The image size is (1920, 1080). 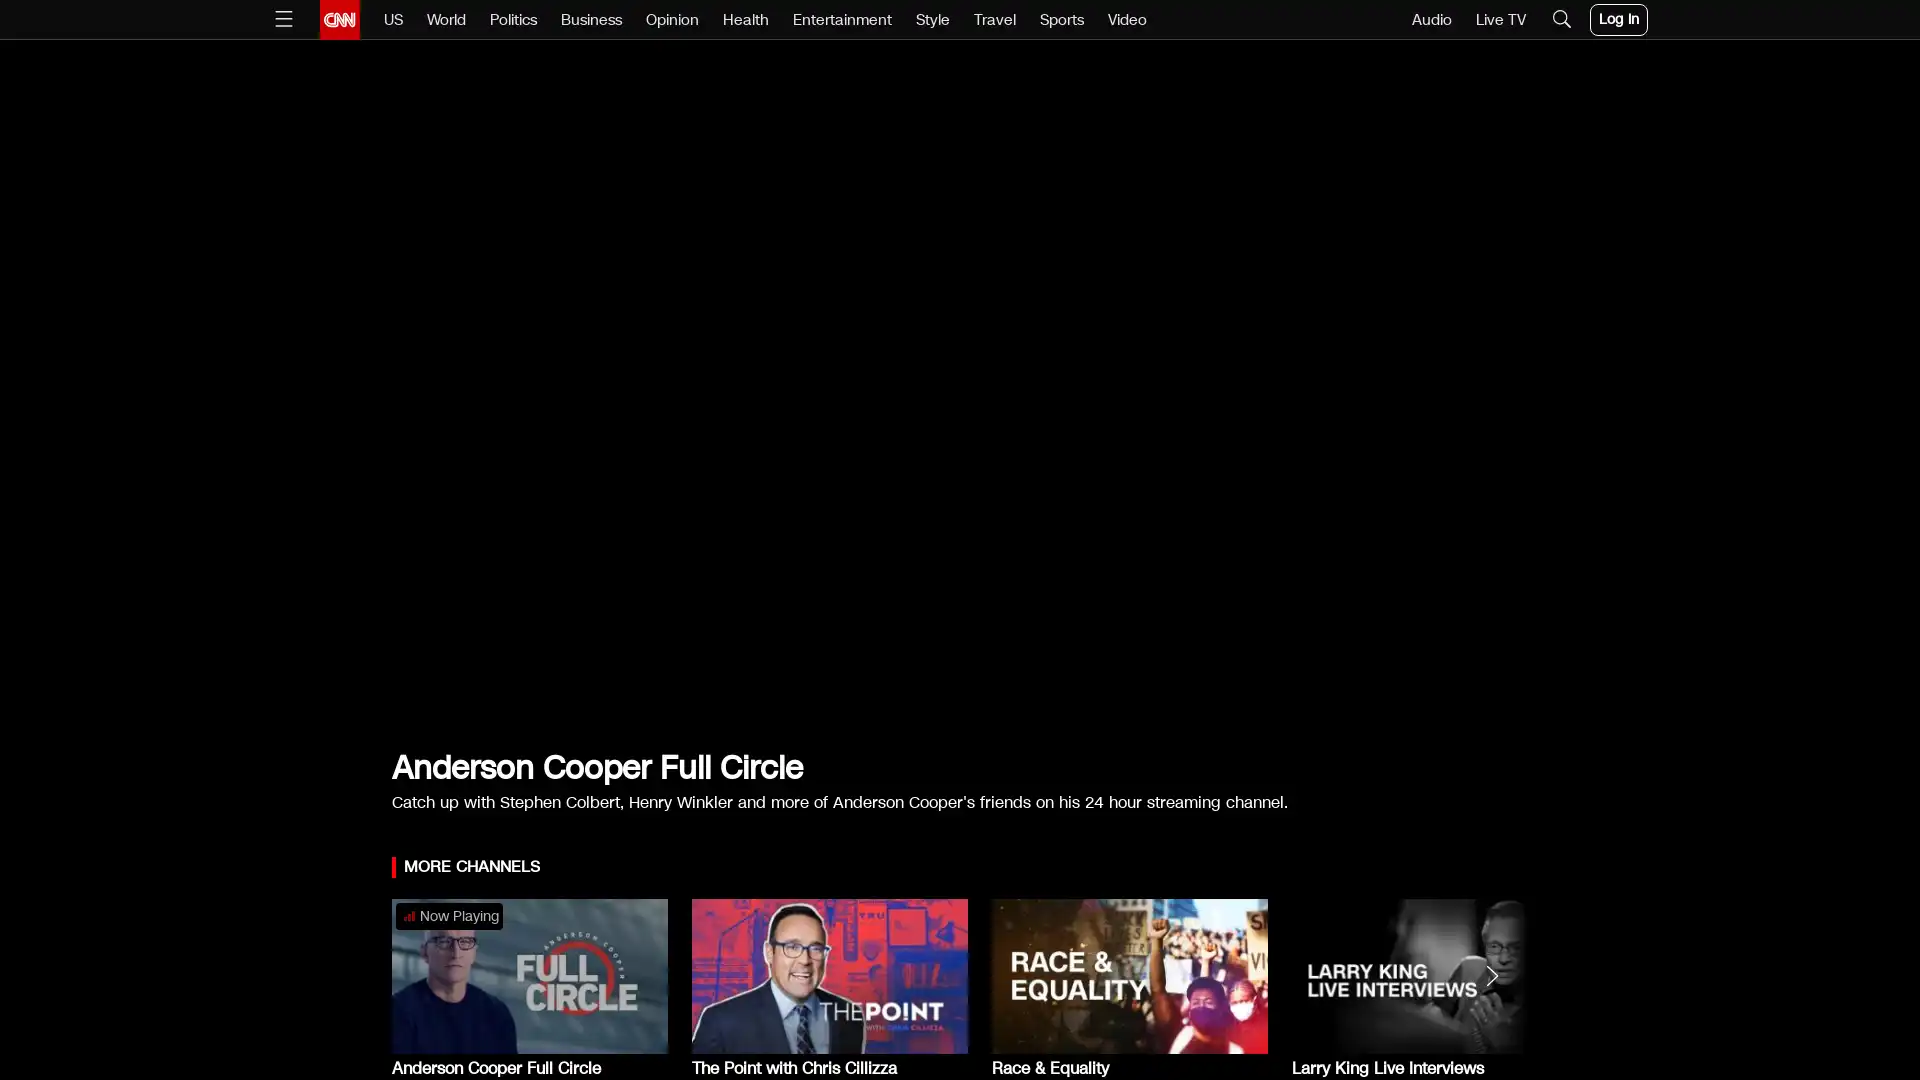 I want to click on Open Menu Icon, so click(x=282, y=19).